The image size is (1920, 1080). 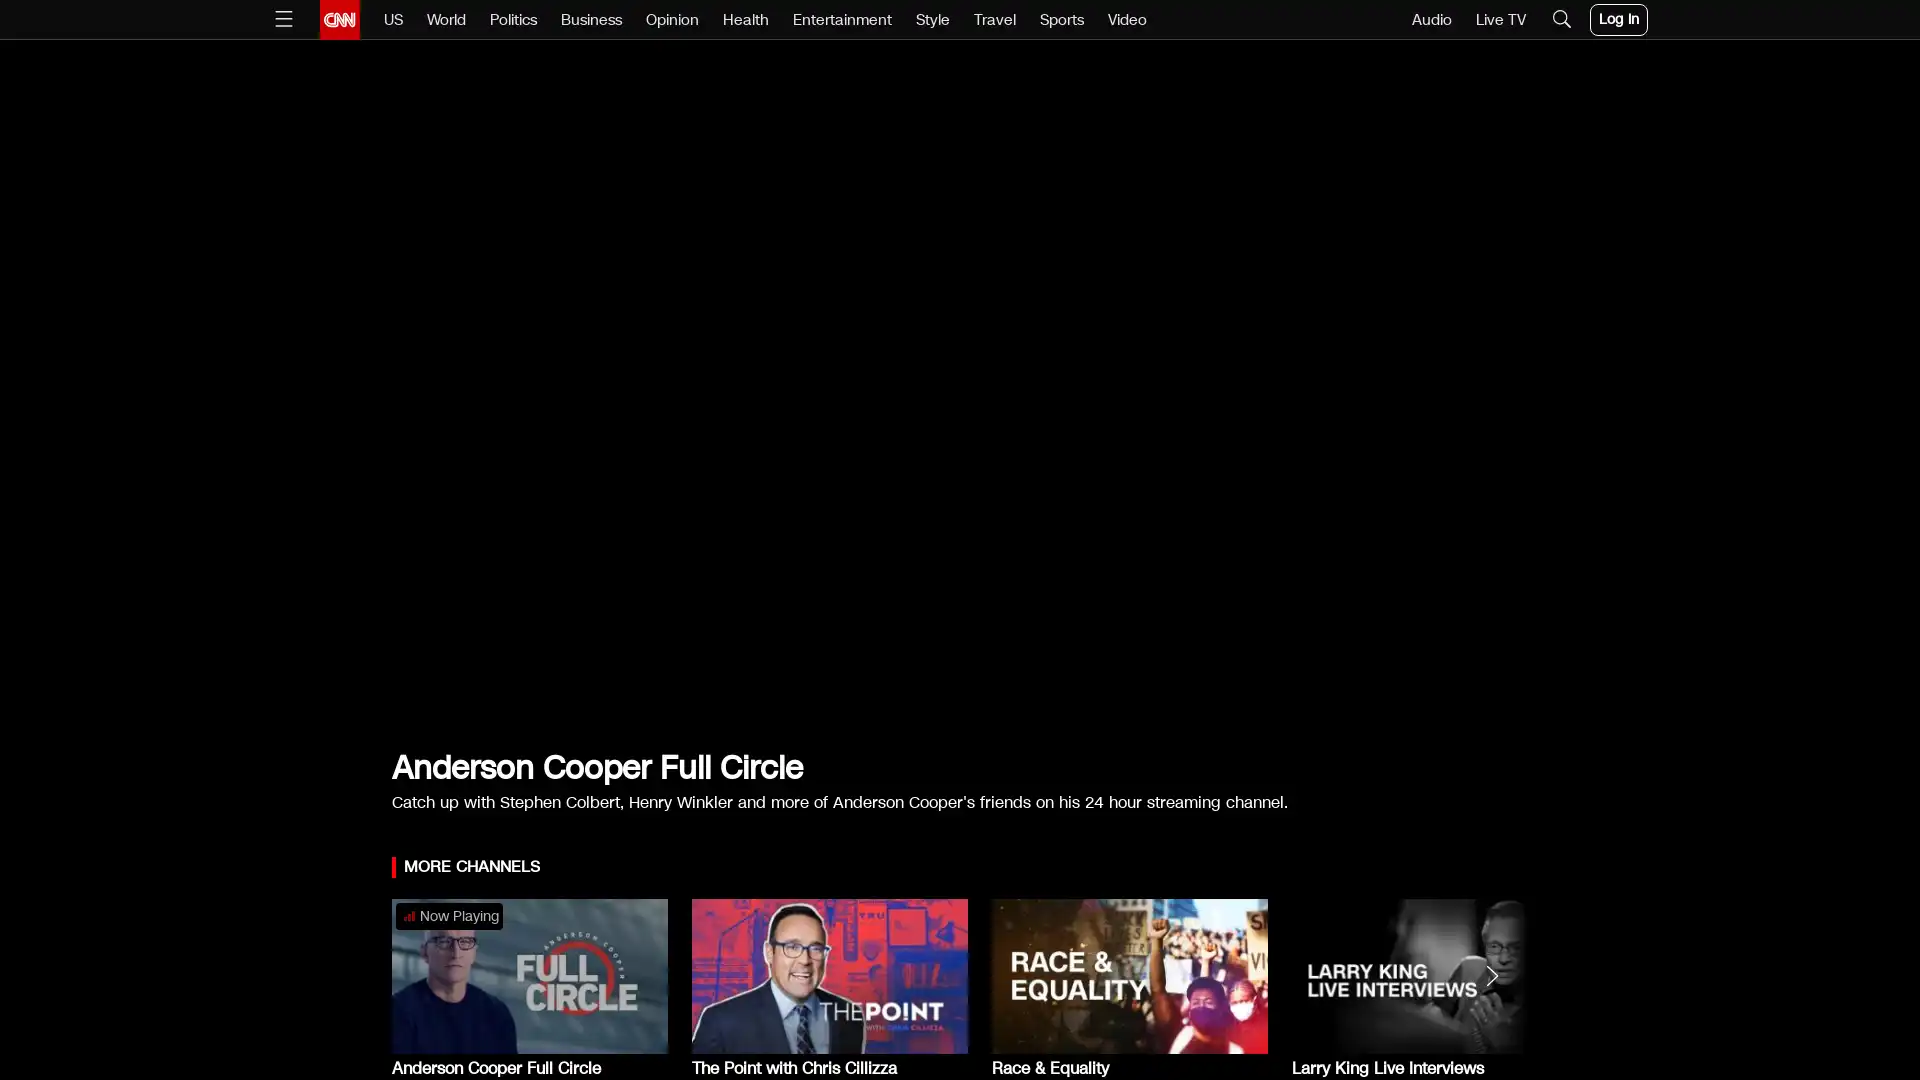 I want to click on Open Menu Icon, so click(x=282, y=19).